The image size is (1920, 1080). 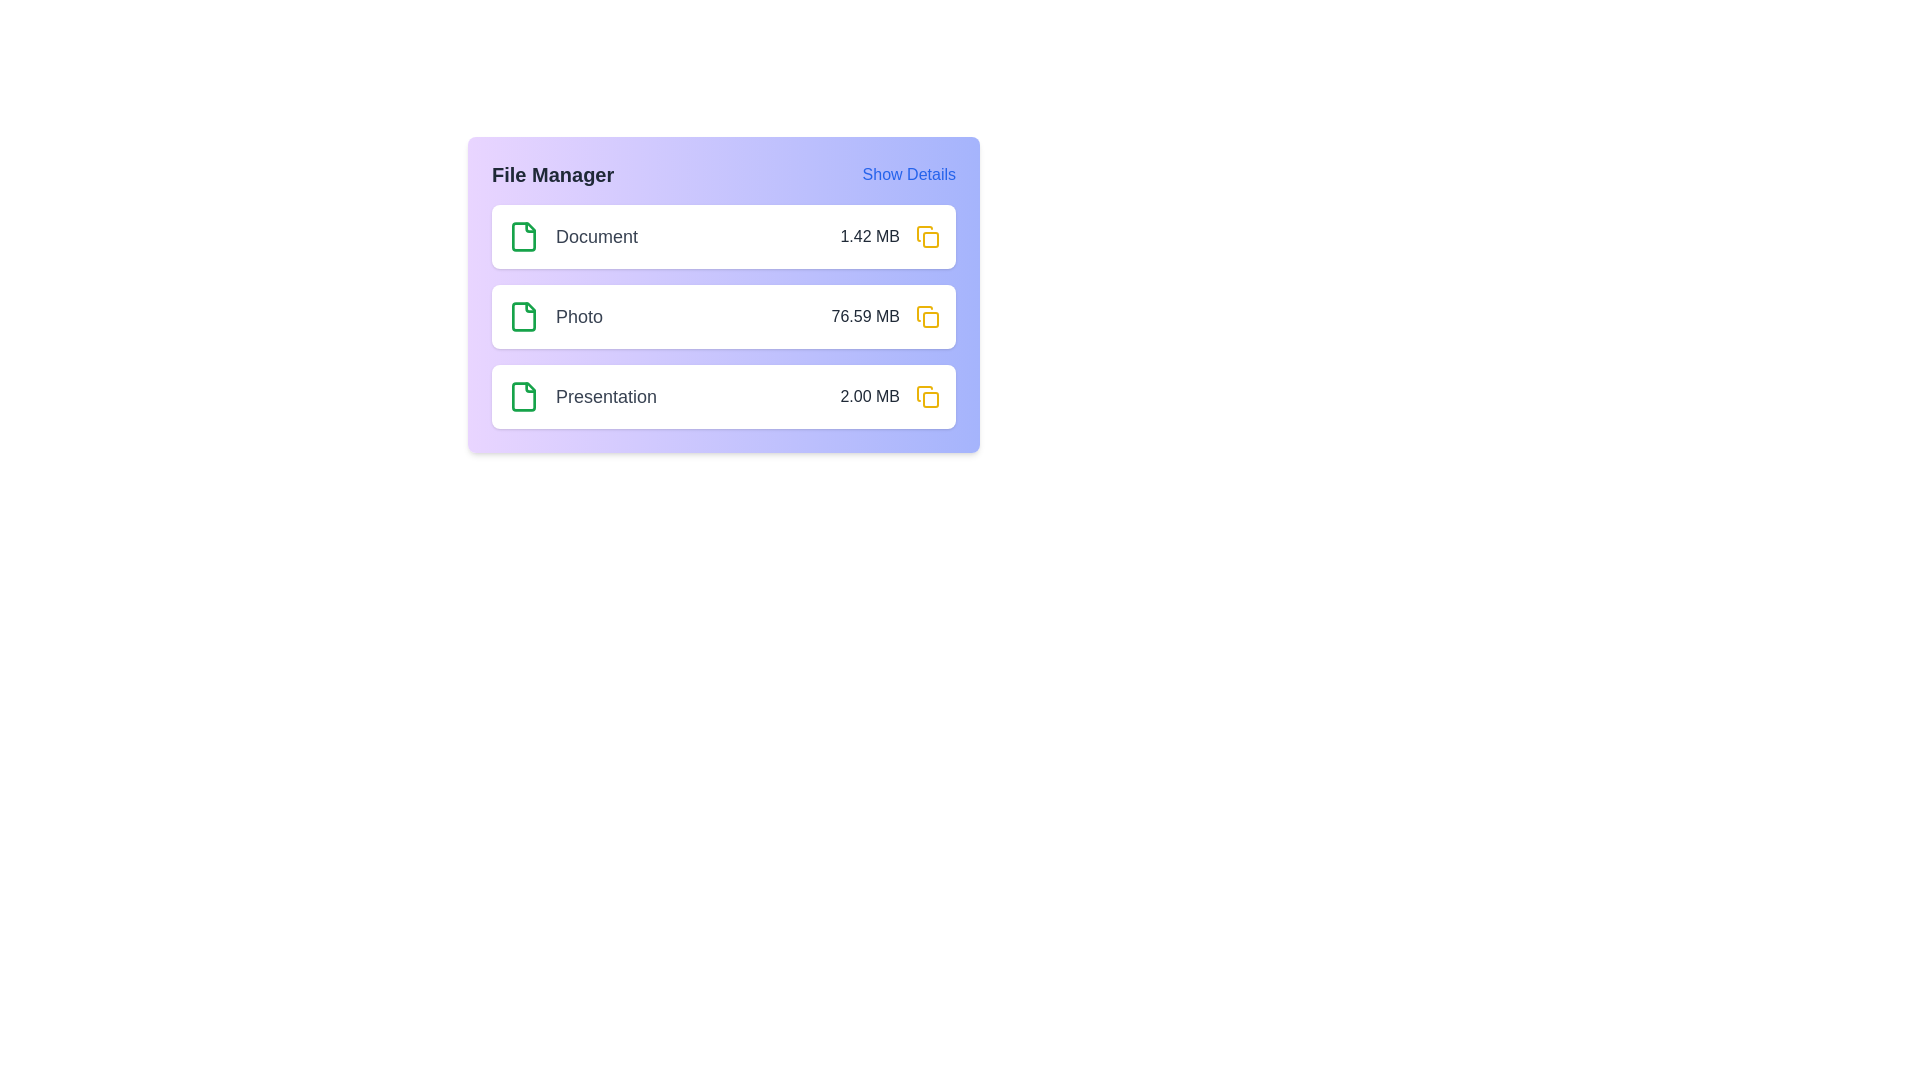 I want to click on the 'File Manager' text label, which is styled in a large, bold font with dark gray color against a light purple background, located at the top of a card-like structure, so click(x=553, y=173).